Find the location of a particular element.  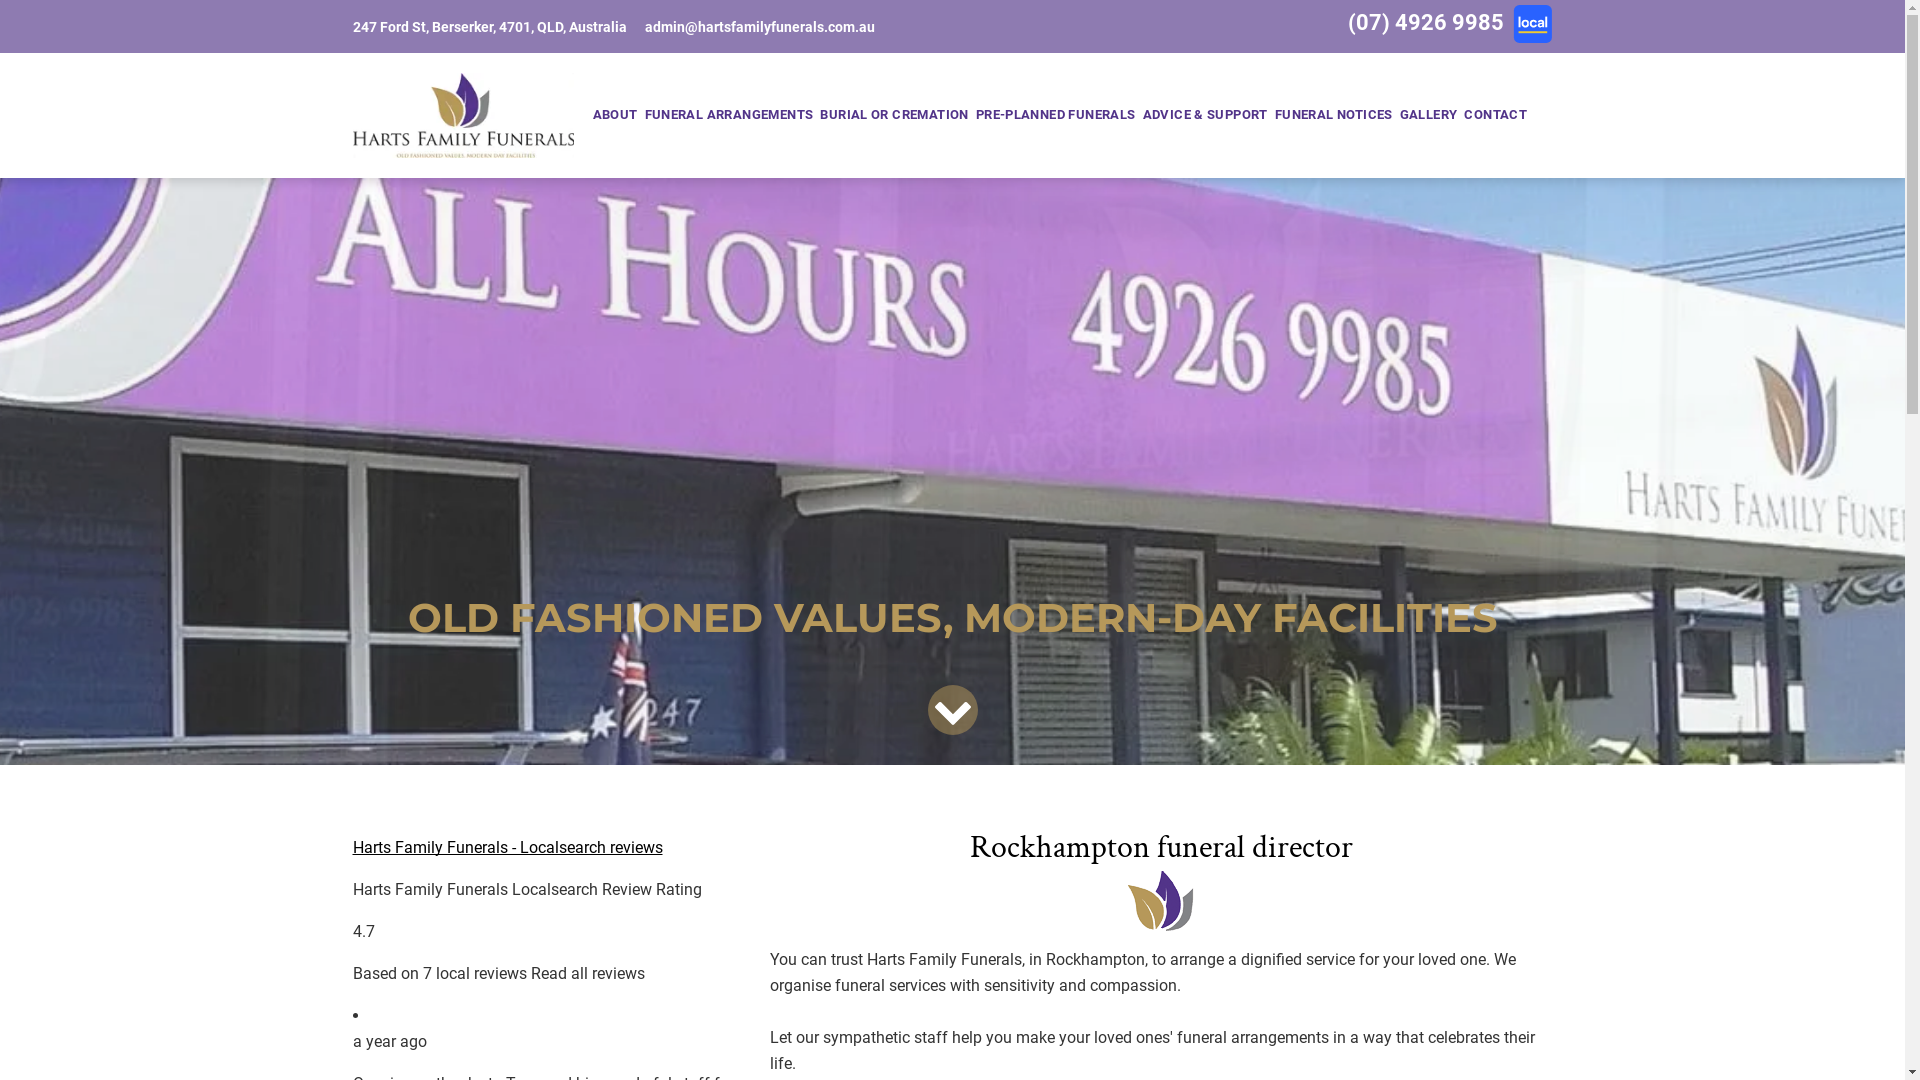

'(07) 4926 9985' is located at coordinates (1424, 22).